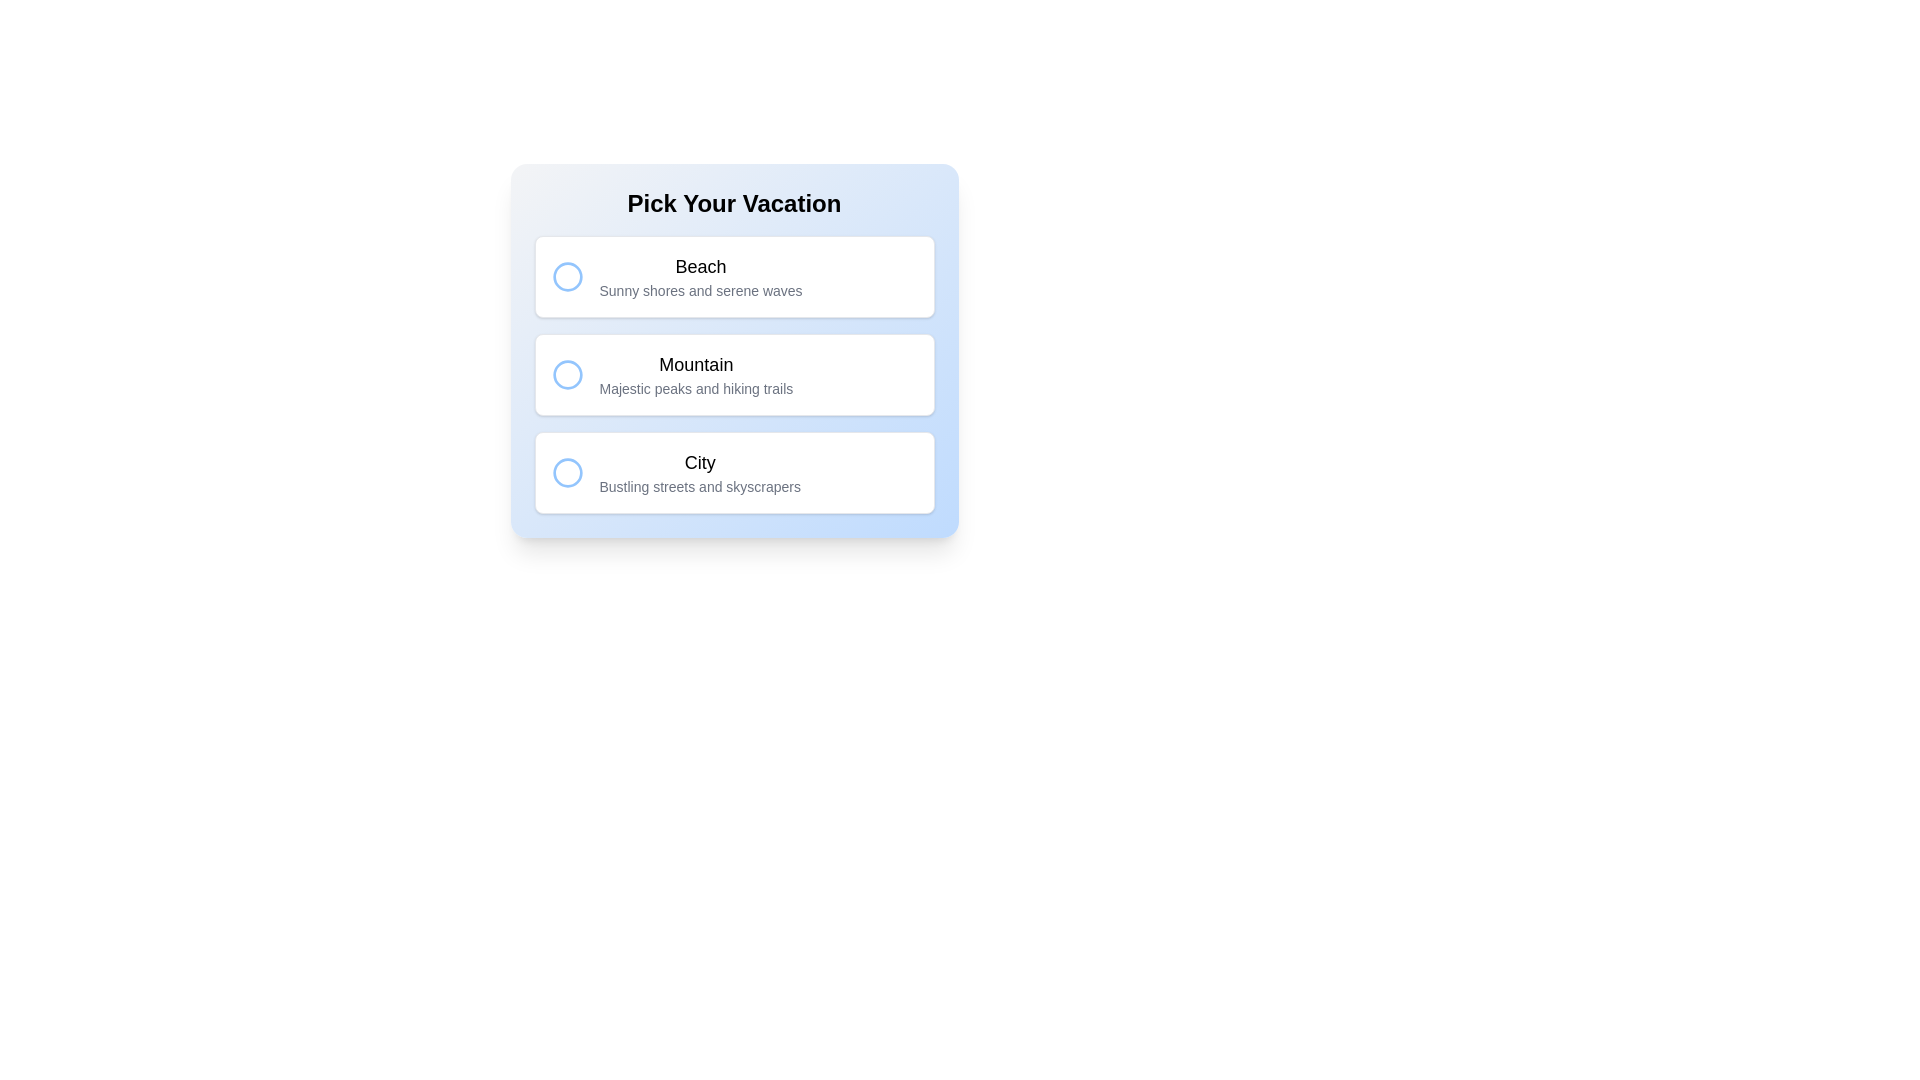 This screenshot has height=1080, width=1920. What do you see at coordinates (700, 473) in the screenshot?
I see `title and subtitle information of the text block within the third card under 'Pick Your Vacation'` at bounding box center [700, 473].